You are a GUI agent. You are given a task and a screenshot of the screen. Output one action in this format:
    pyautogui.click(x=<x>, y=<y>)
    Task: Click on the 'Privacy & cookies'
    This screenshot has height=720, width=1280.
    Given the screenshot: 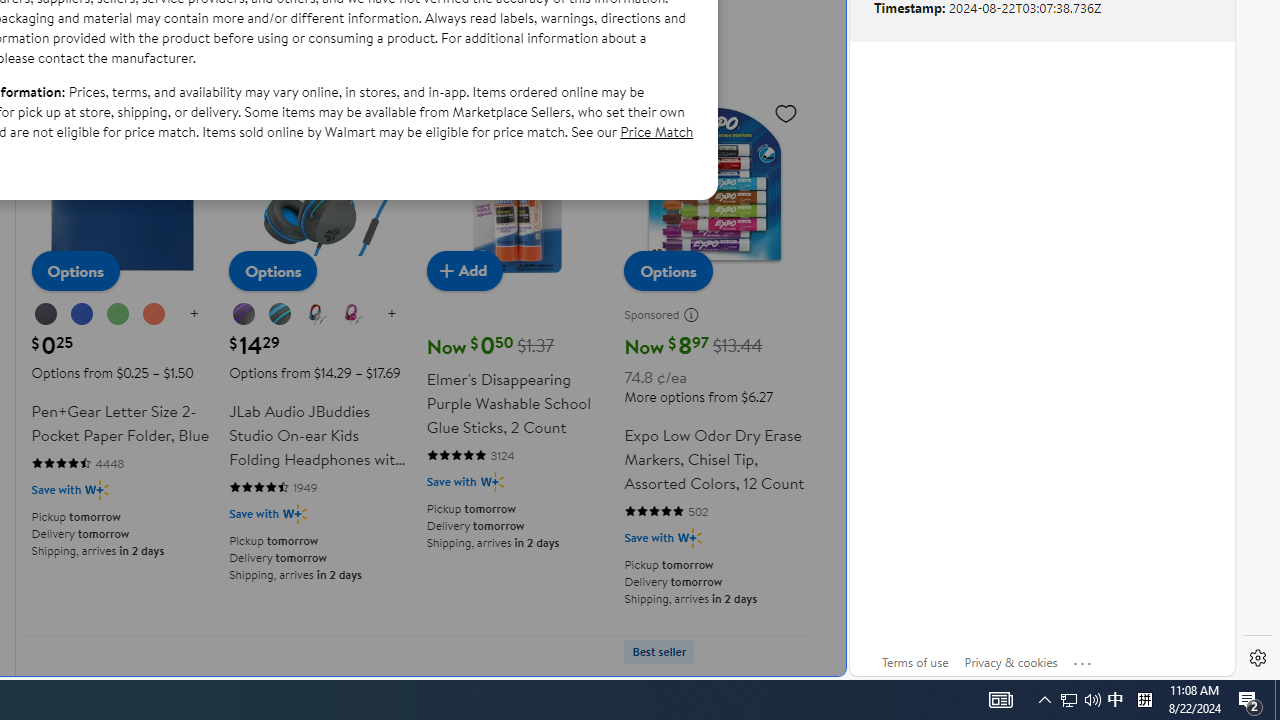 What is the action you would take?
    pyautogui.click(x=1011, y=662)
    